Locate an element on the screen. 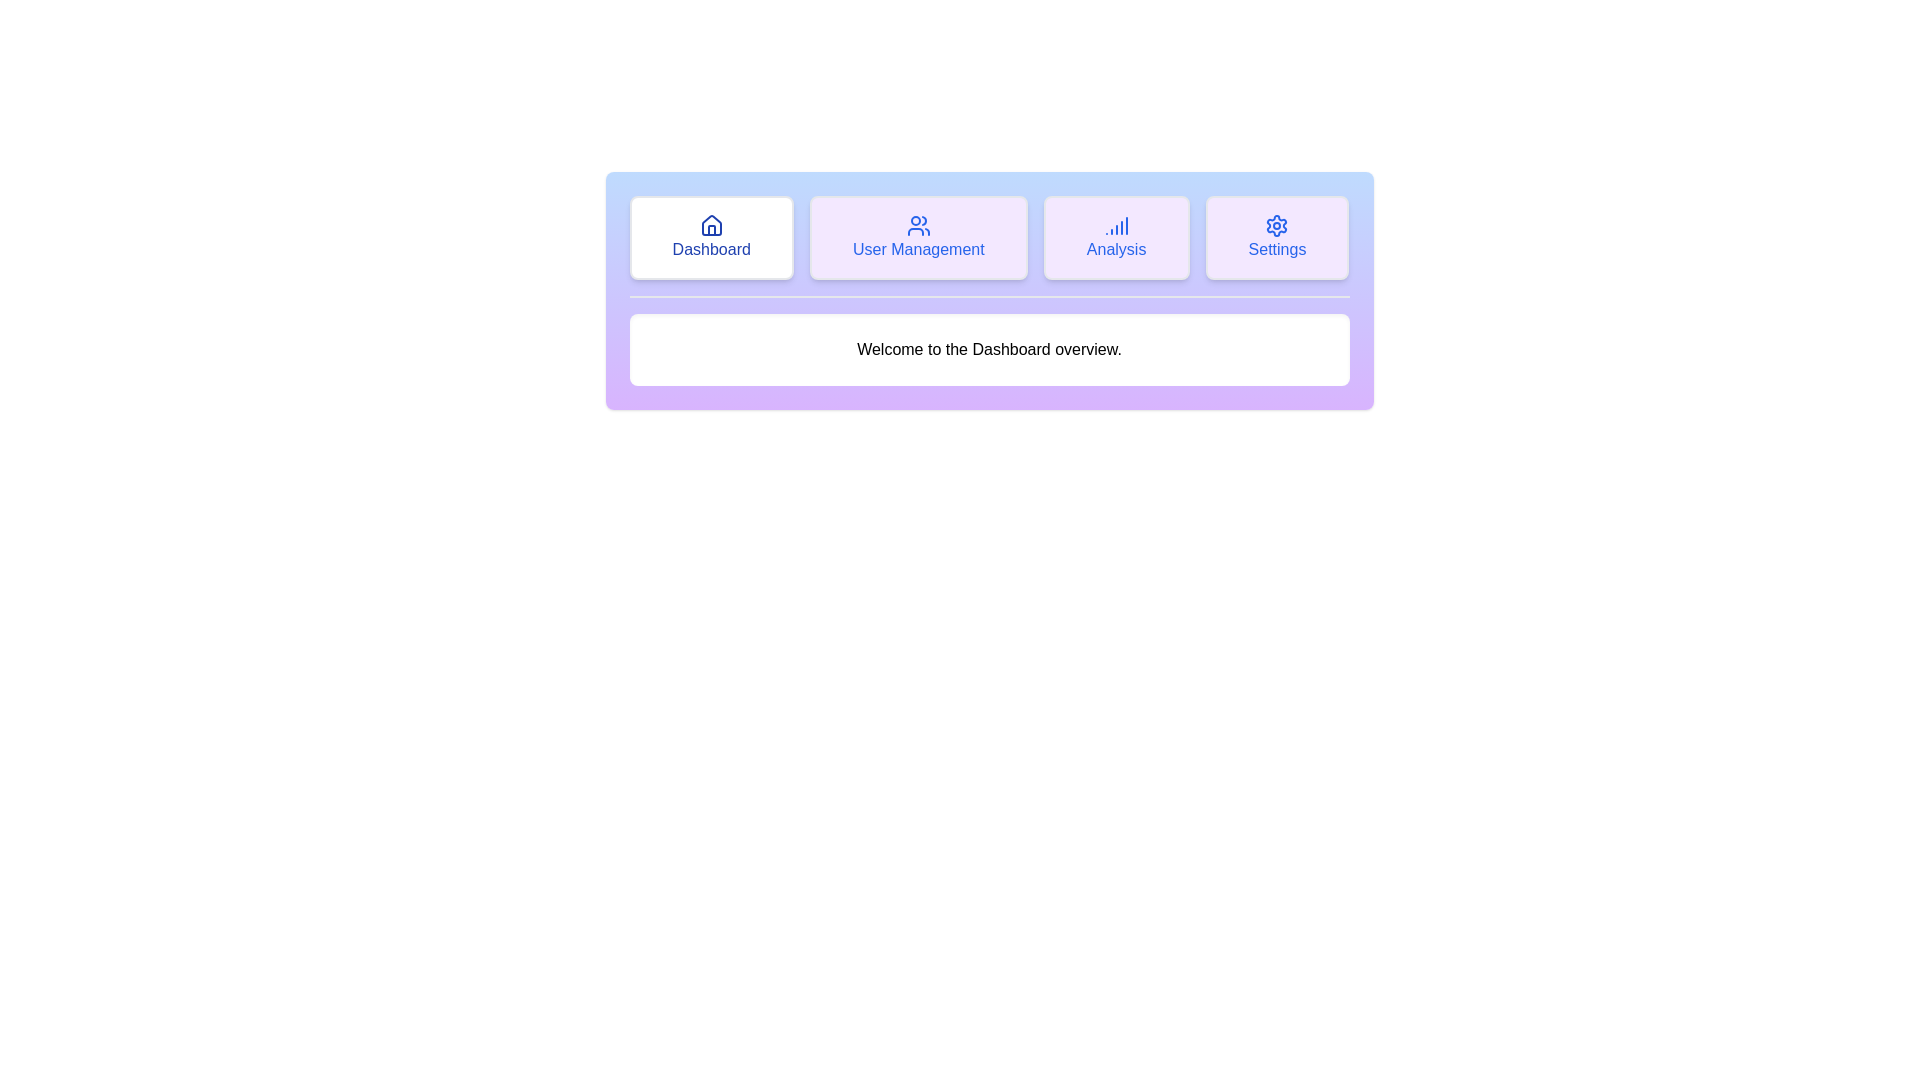 The width and height of the screenshot is (1920, 1080). the settings icon, which resembles a cog or gear, located in the top-right corner of the 'Settings' card, colored blue on a light purple background is located at coordinates (1276, 225).